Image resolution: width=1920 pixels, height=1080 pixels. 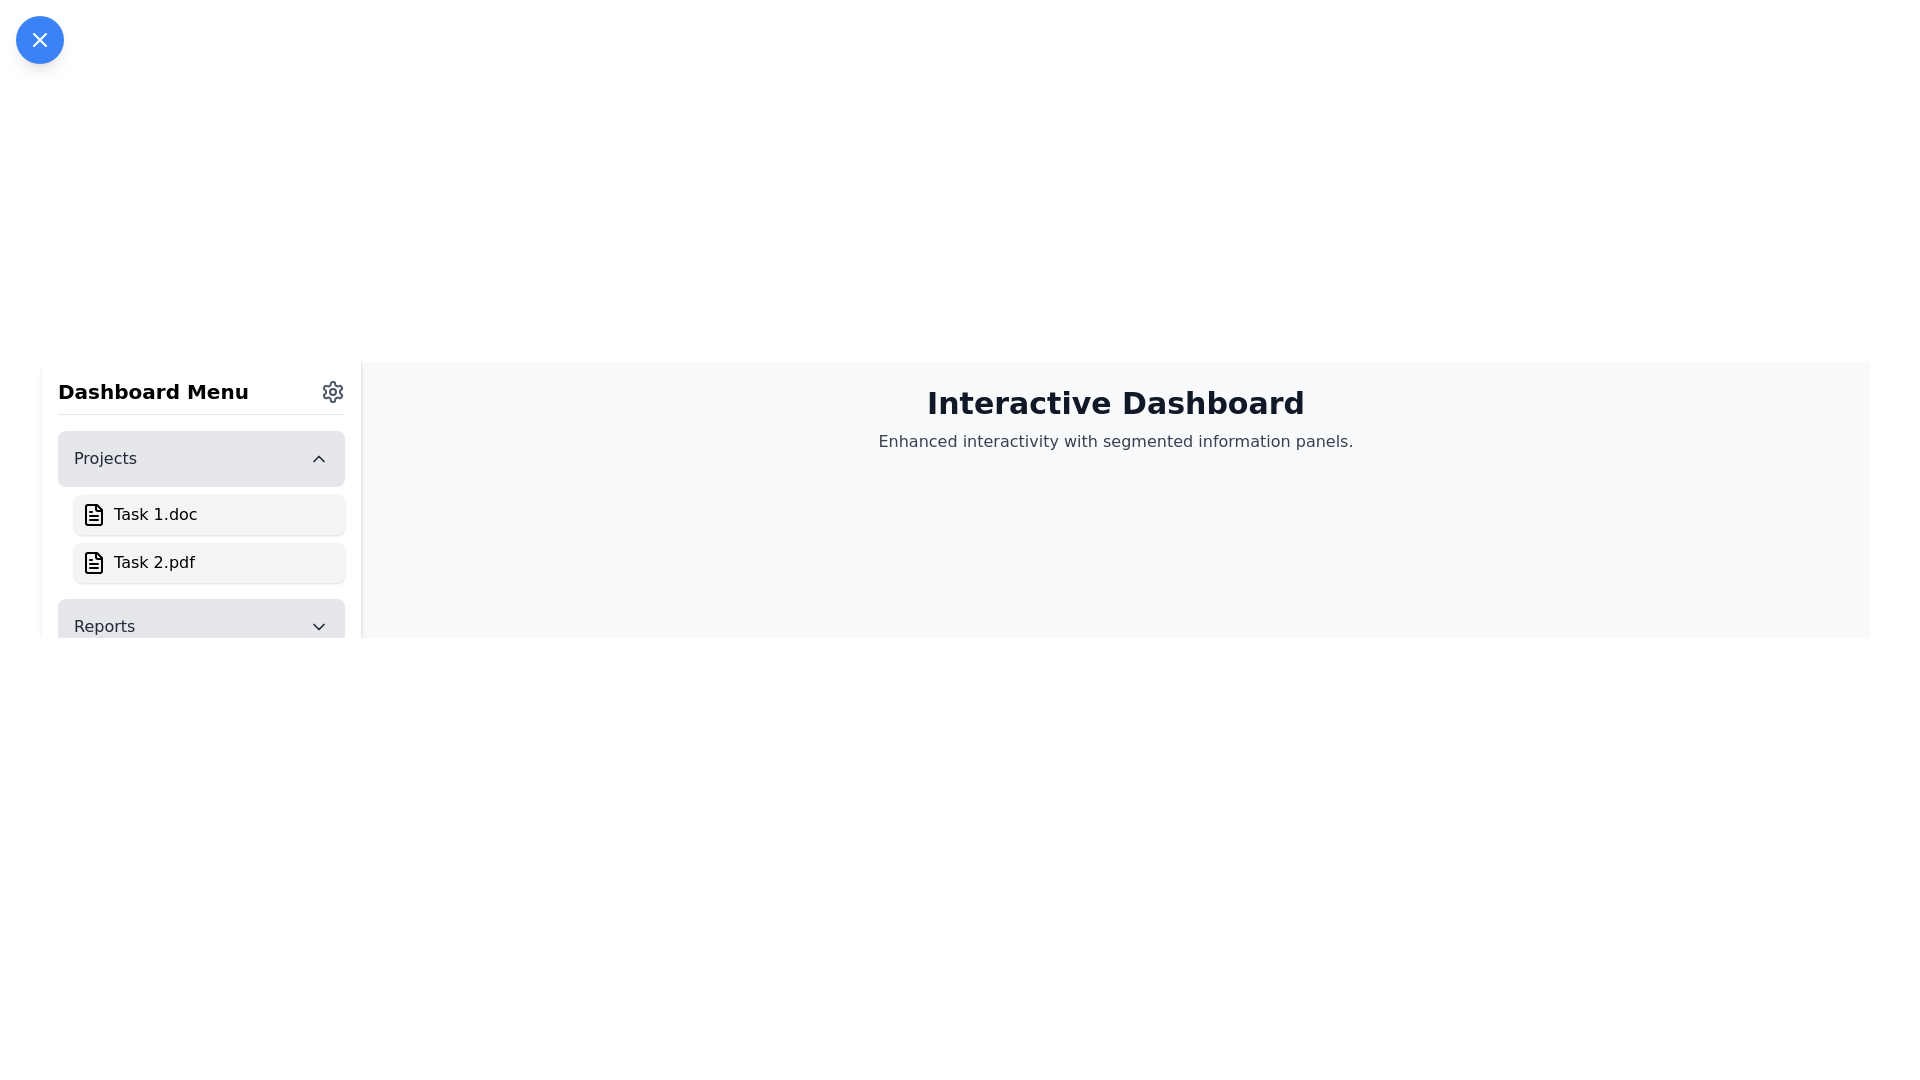 I want to click on the 'Task 2.pdf' button in the 'Projects' section of the 'Dashboard Menu', so click(x=153, y=563).